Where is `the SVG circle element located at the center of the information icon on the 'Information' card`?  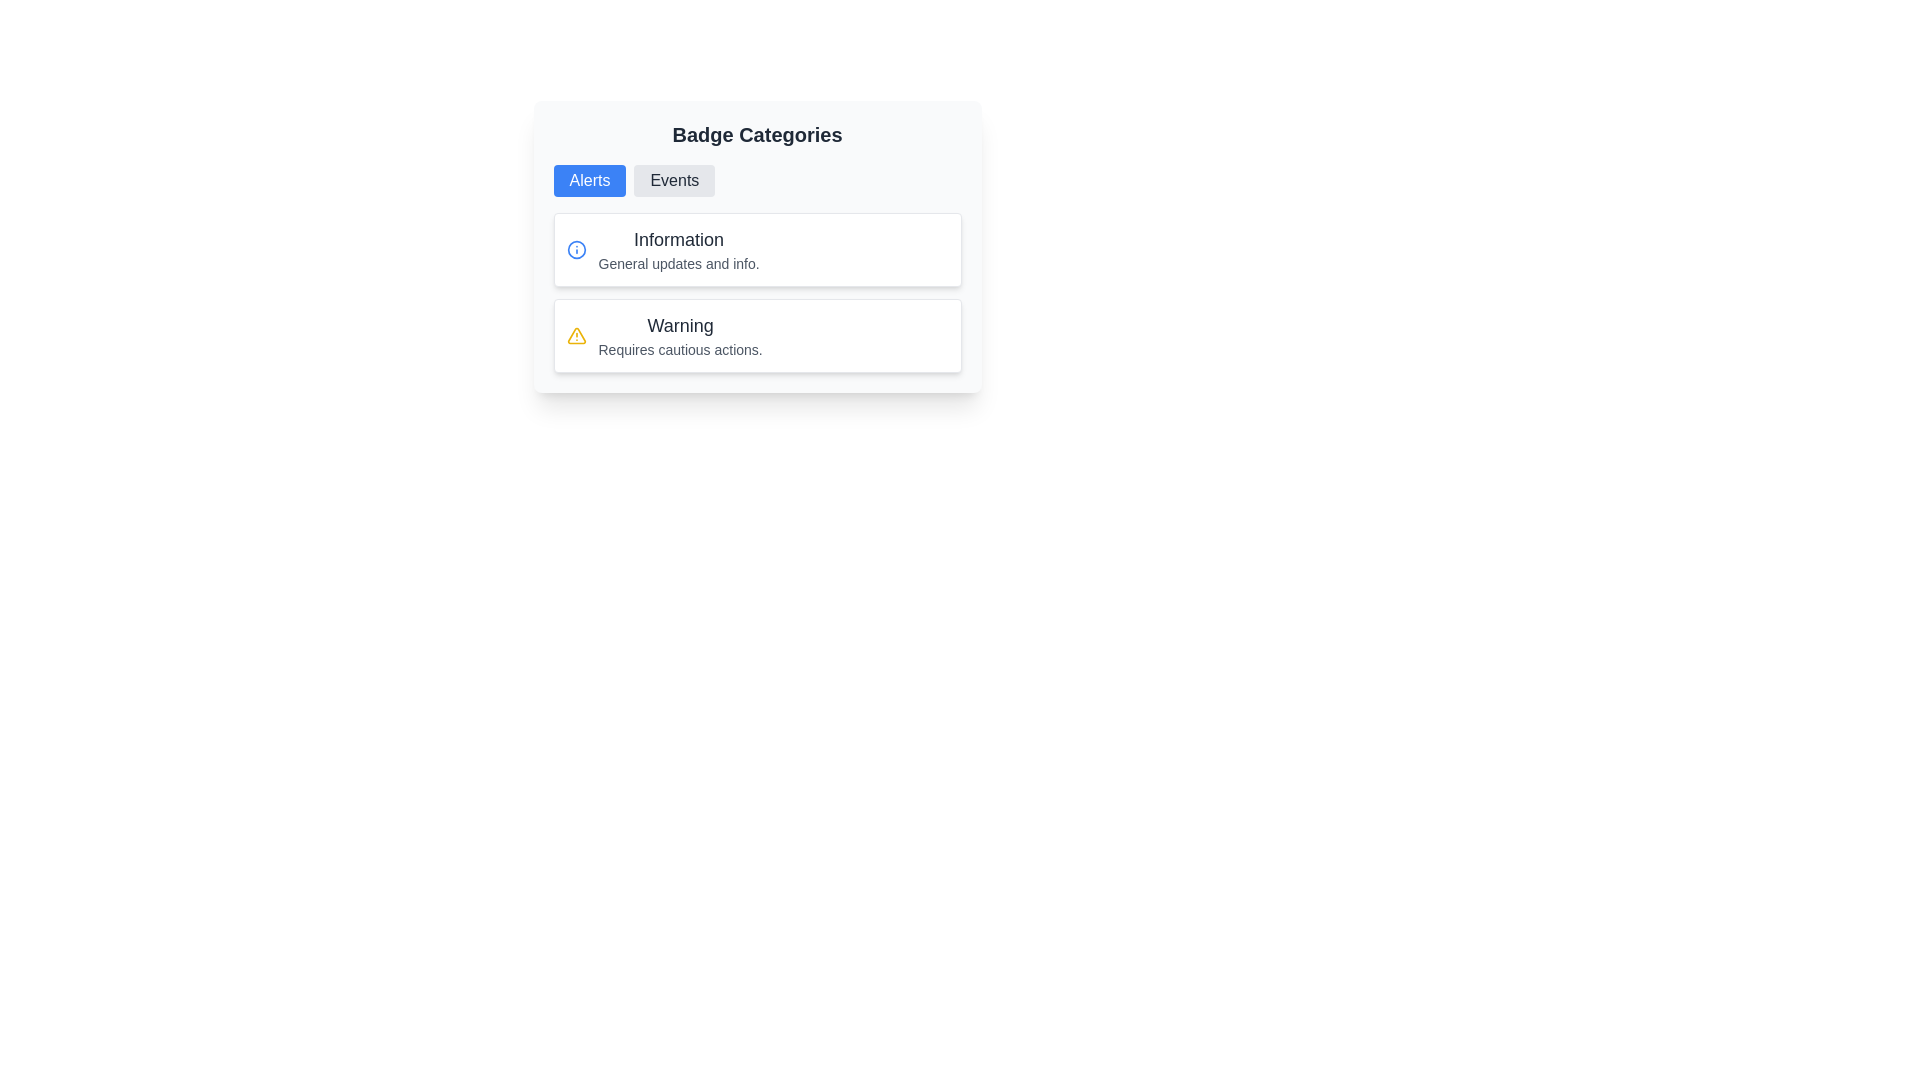
the SVG circle element located at the center of the information icon on the 'Information' card is located at coordinates (575, 249).